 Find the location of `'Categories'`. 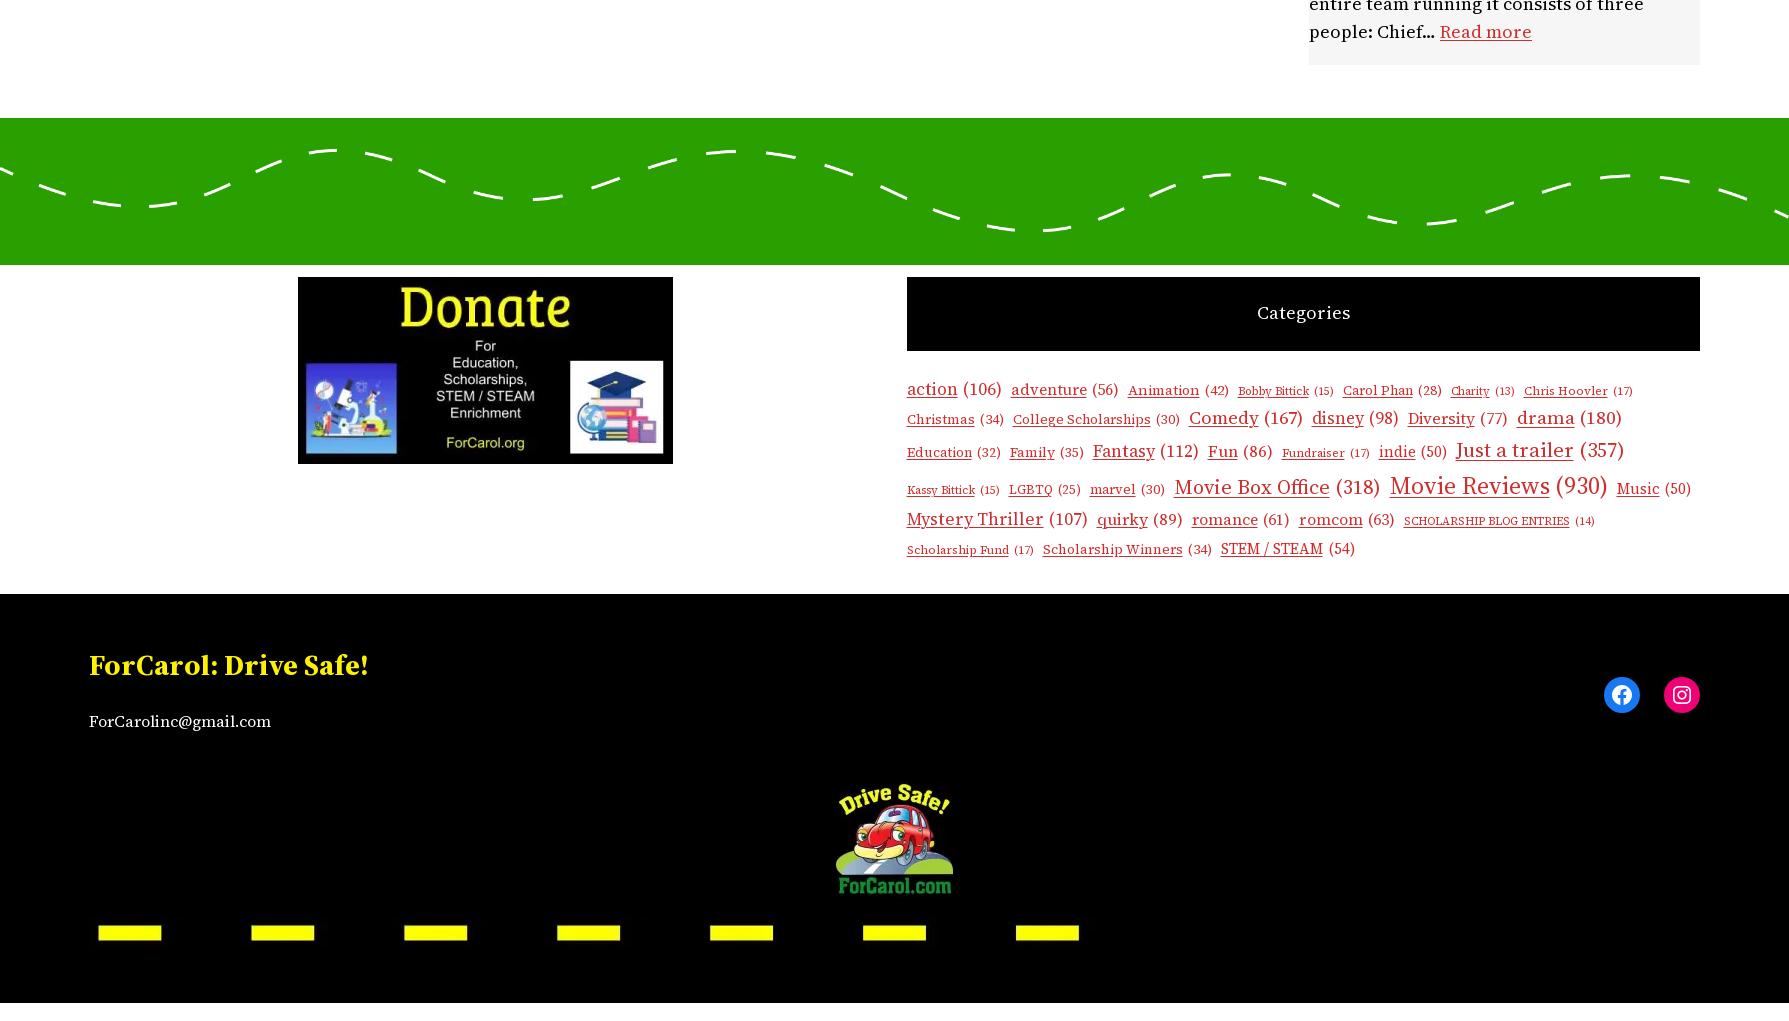

'Categories' is located at coordinates (1302, 312).